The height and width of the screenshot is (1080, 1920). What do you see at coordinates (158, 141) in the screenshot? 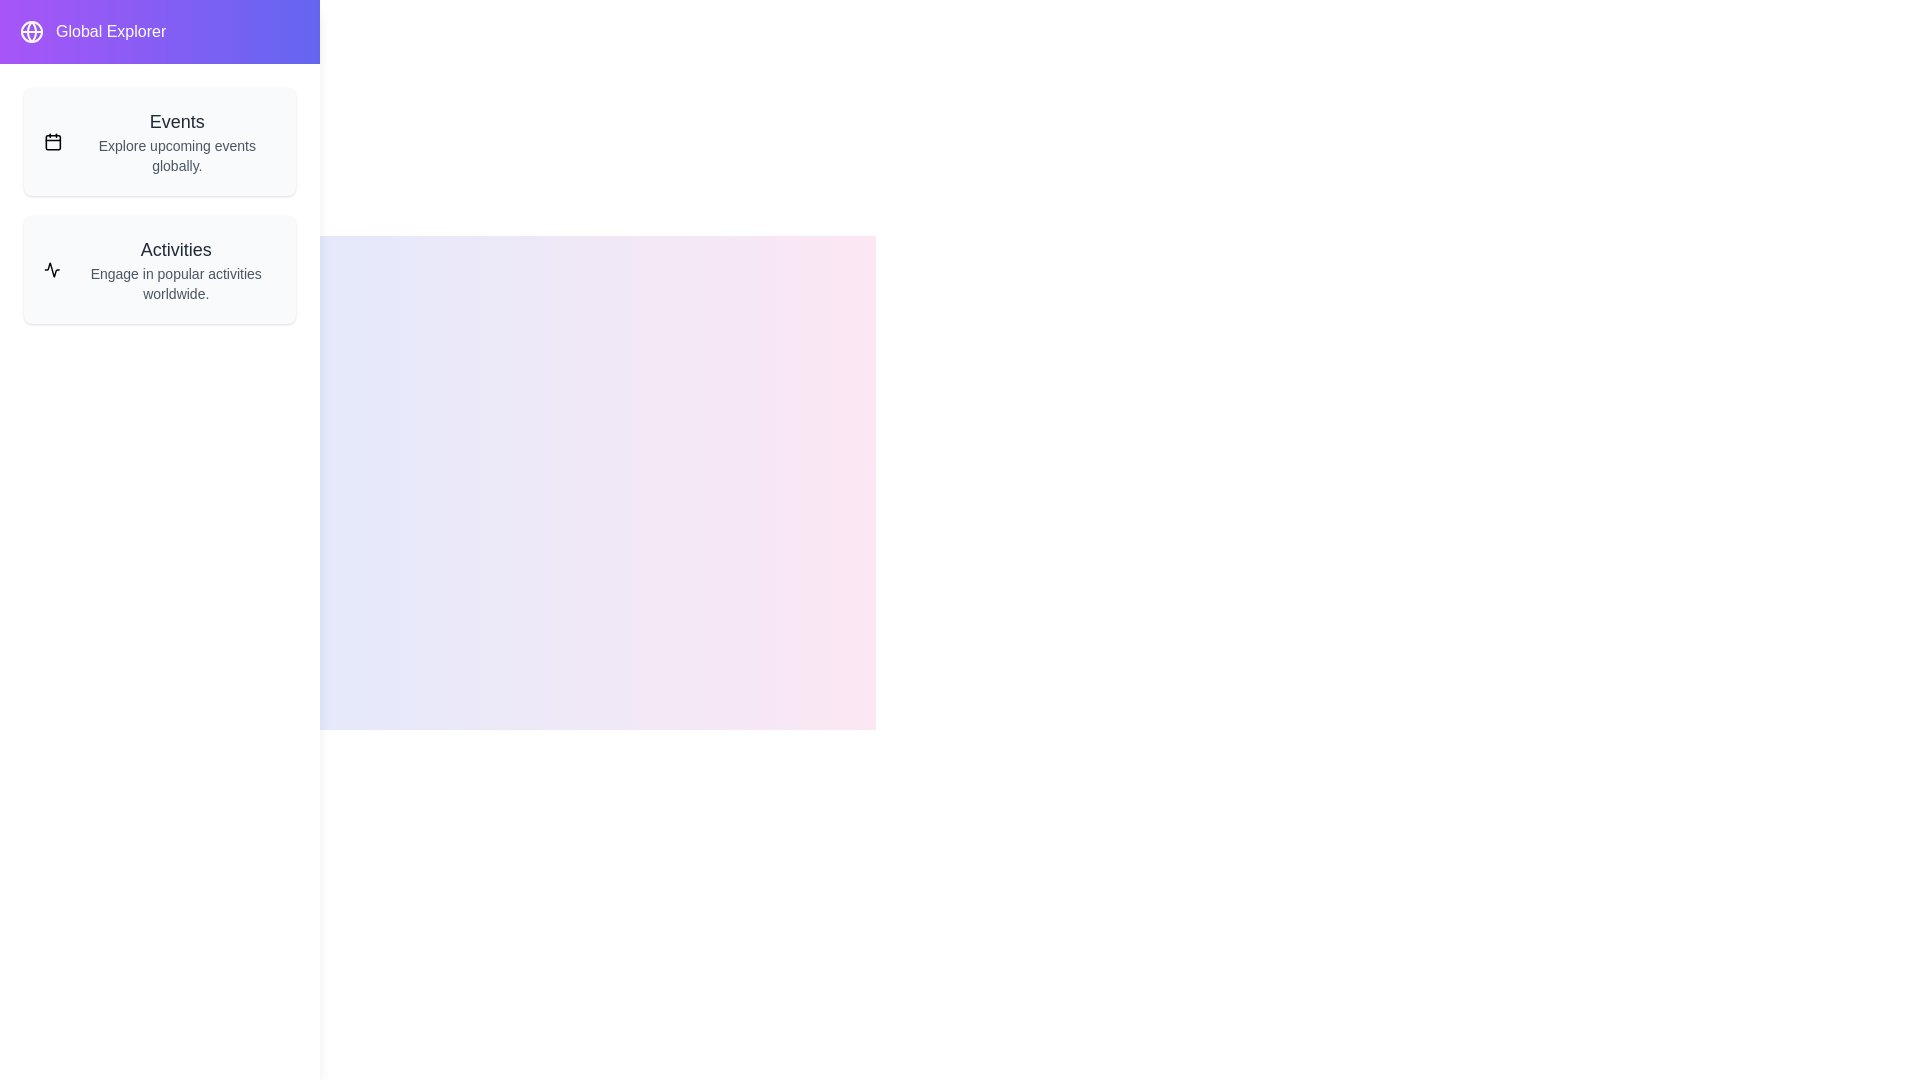
I see `the 'Events' item in the drawer` at bounding box center [158, 141].